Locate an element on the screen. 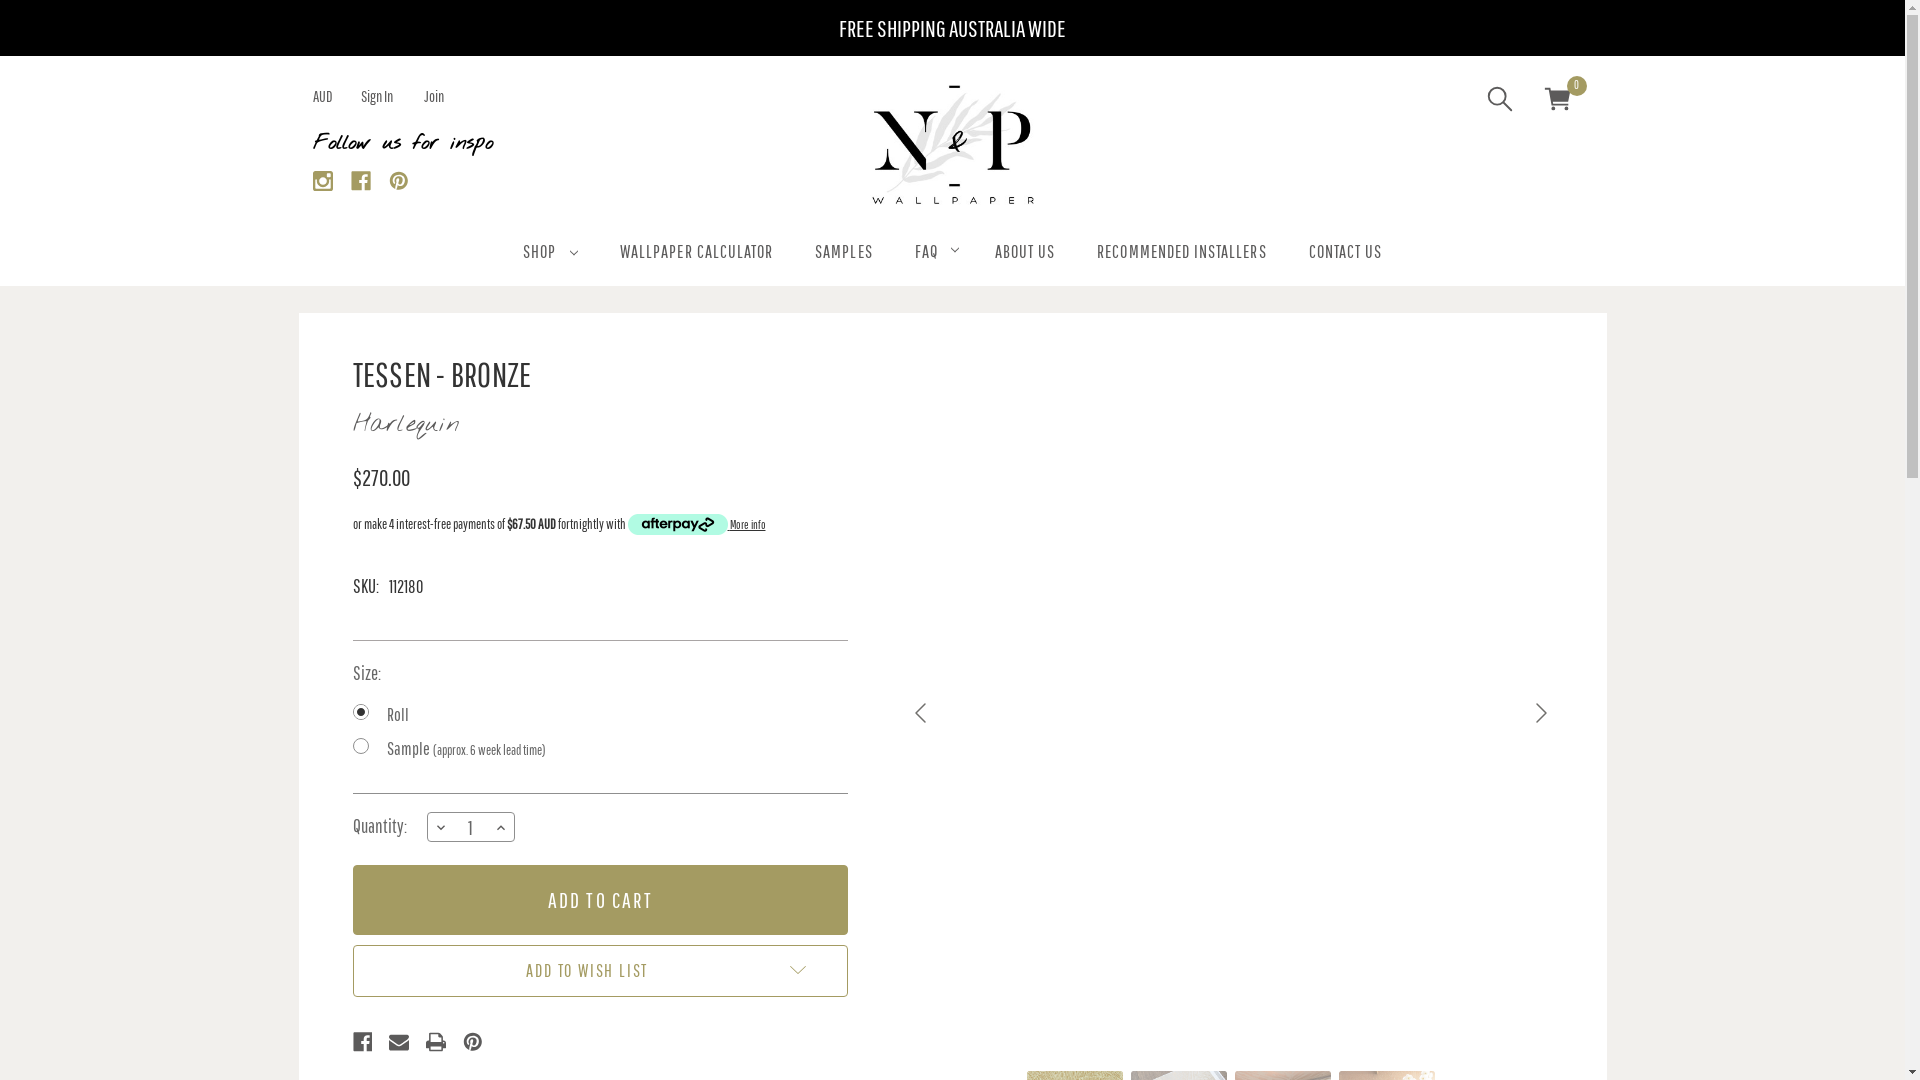 The width and height of the screenshot is (1920, 1080). 'ABOUT US' is located at coordinates (974, 253).